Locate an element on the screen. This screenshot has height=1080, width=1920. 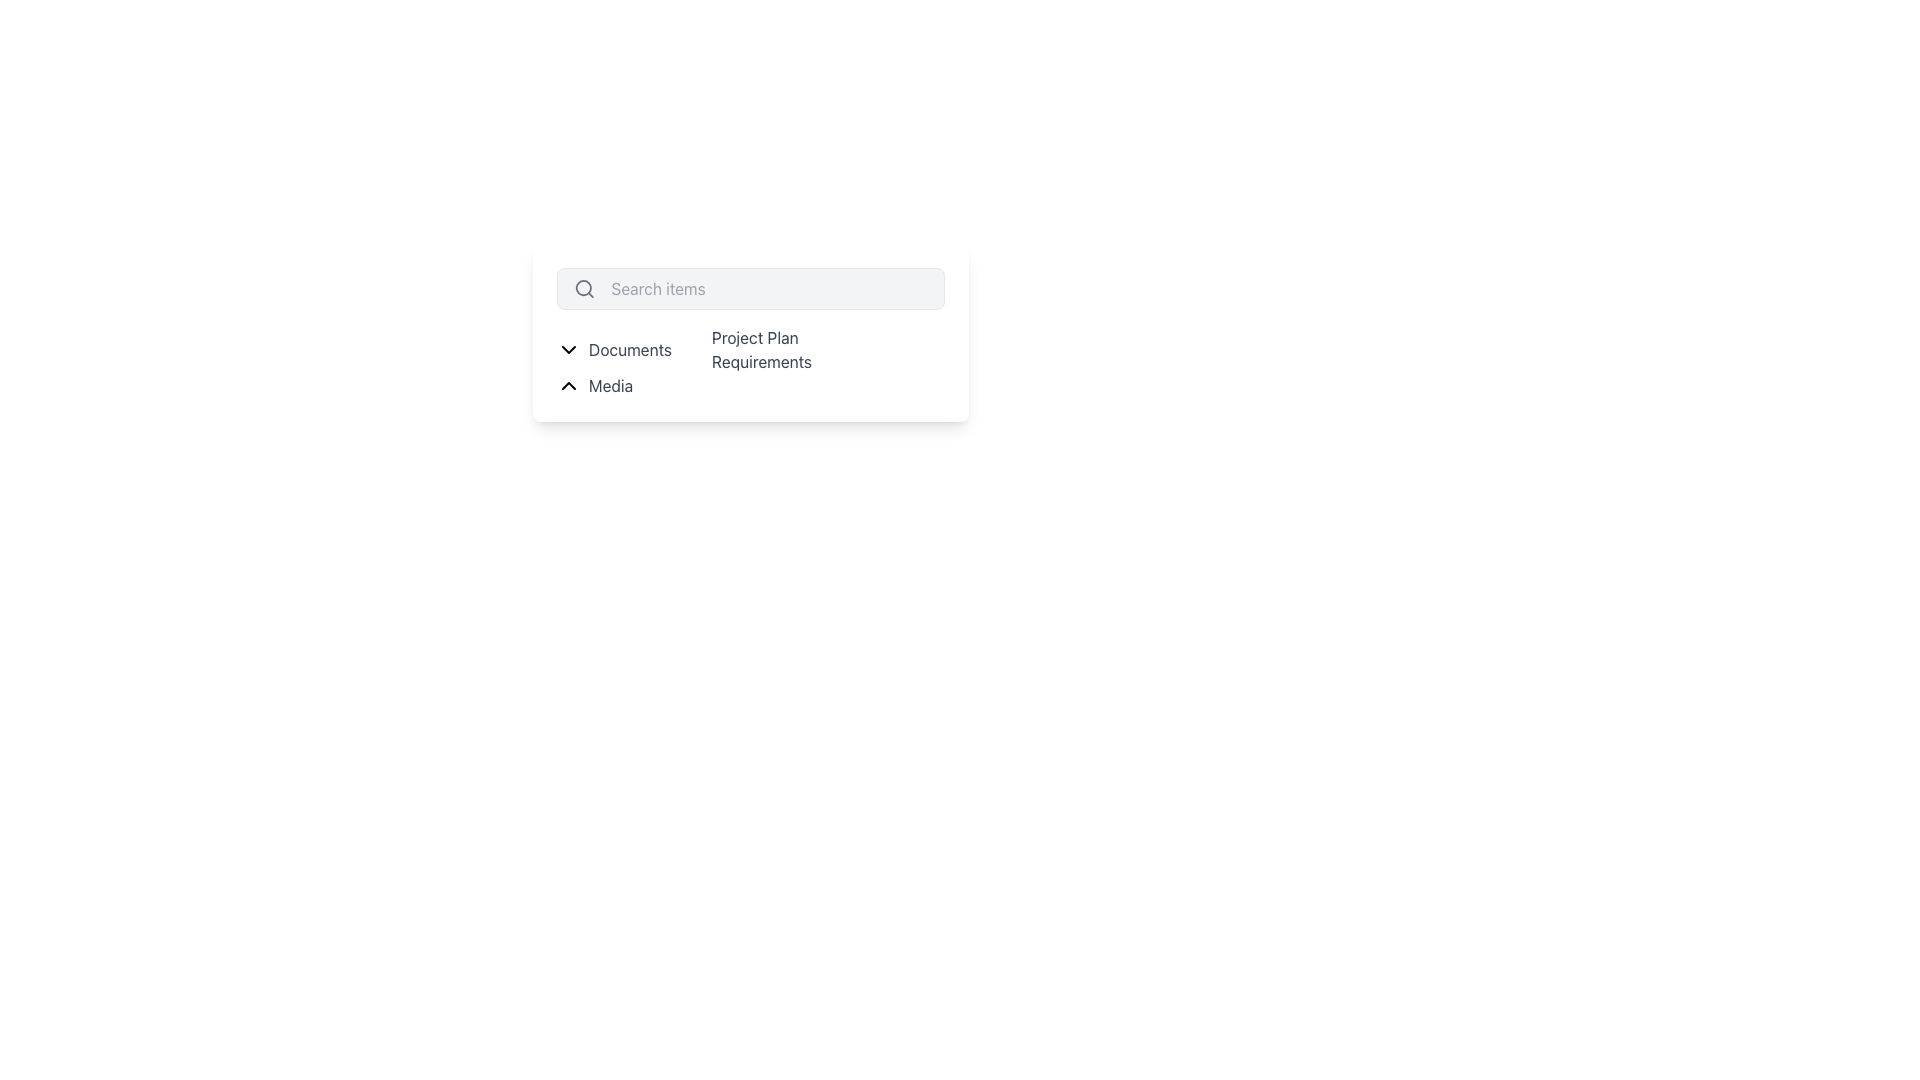
the magnifying glass icon located on the left side of the light gray input box, which has the placeholder text 'Search items' is located at coordinates (583, 289).